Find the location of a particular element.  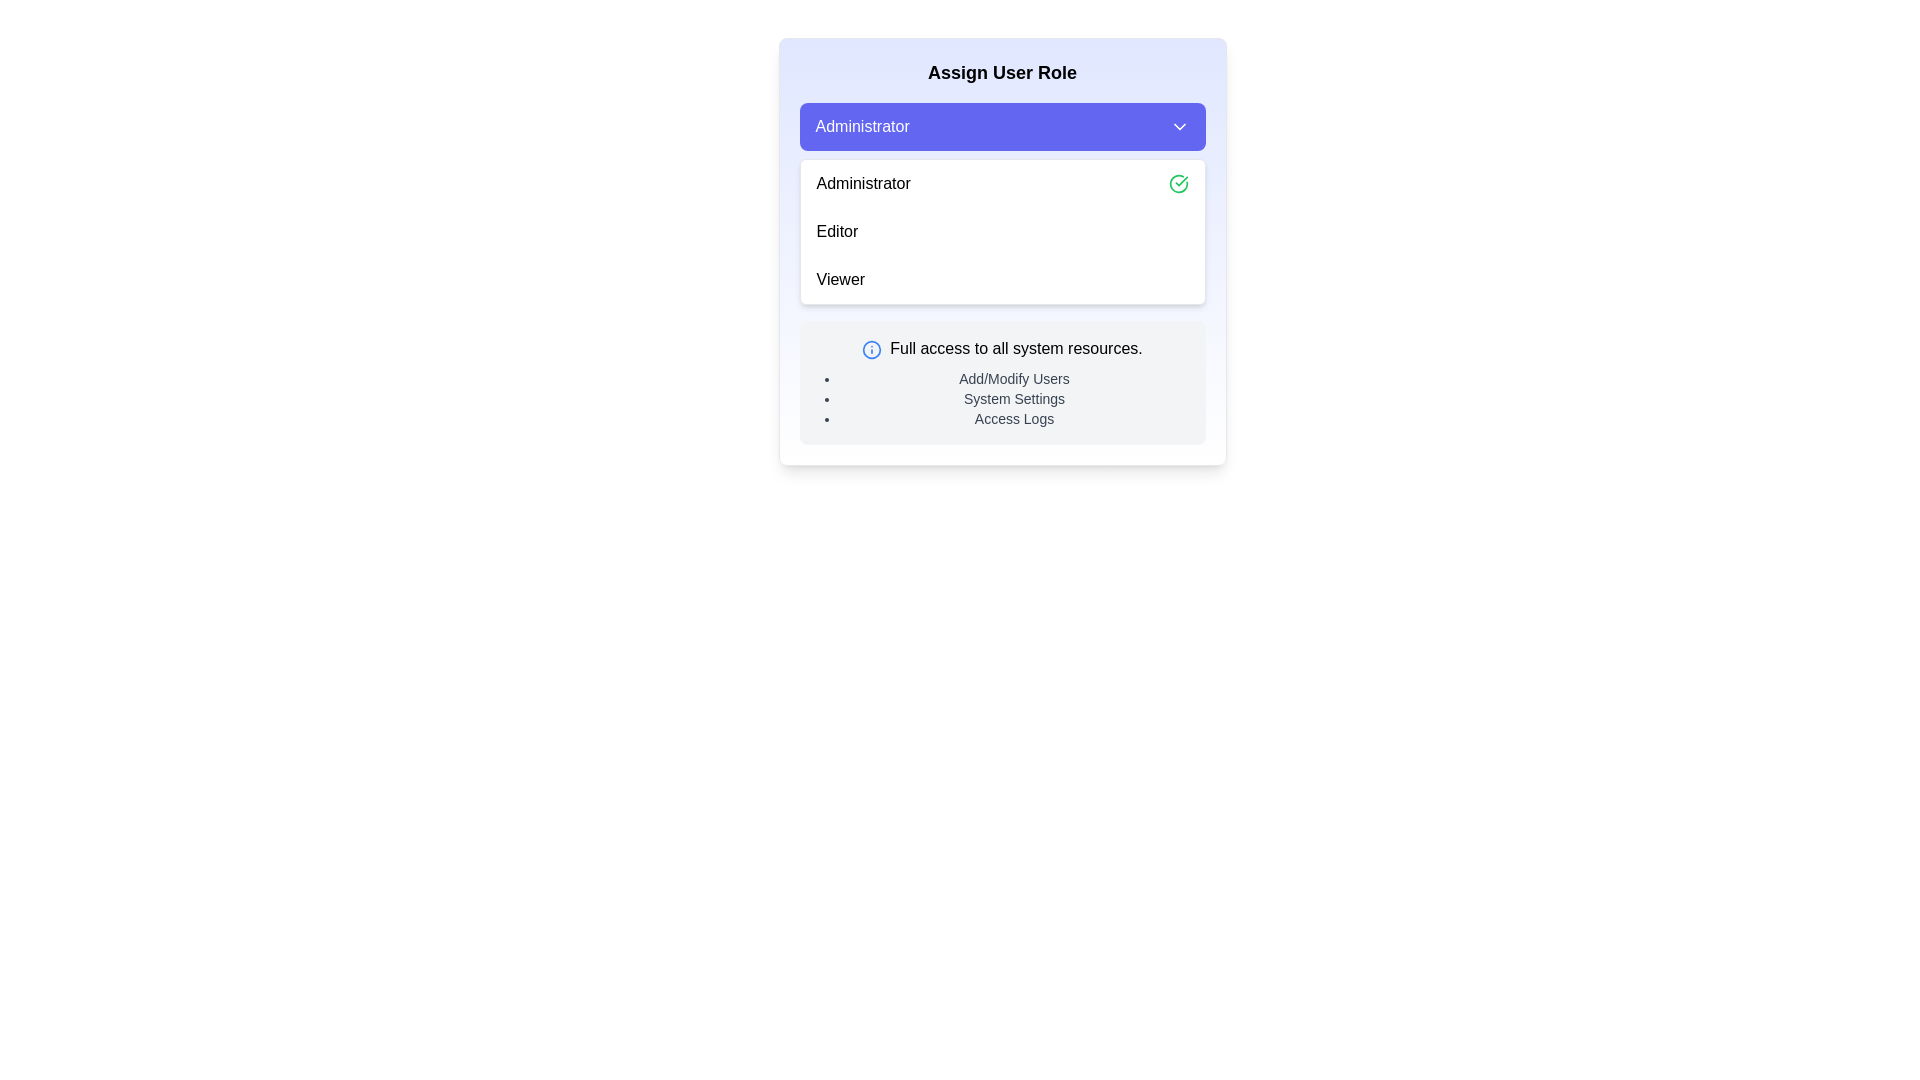

textual list containing 'Add/Modify Users', 'System Settings', and 'Access Logs' to understand permissions, located in the lower section of the 'Assign User Role' panel is located at coordinates (1014, 398).